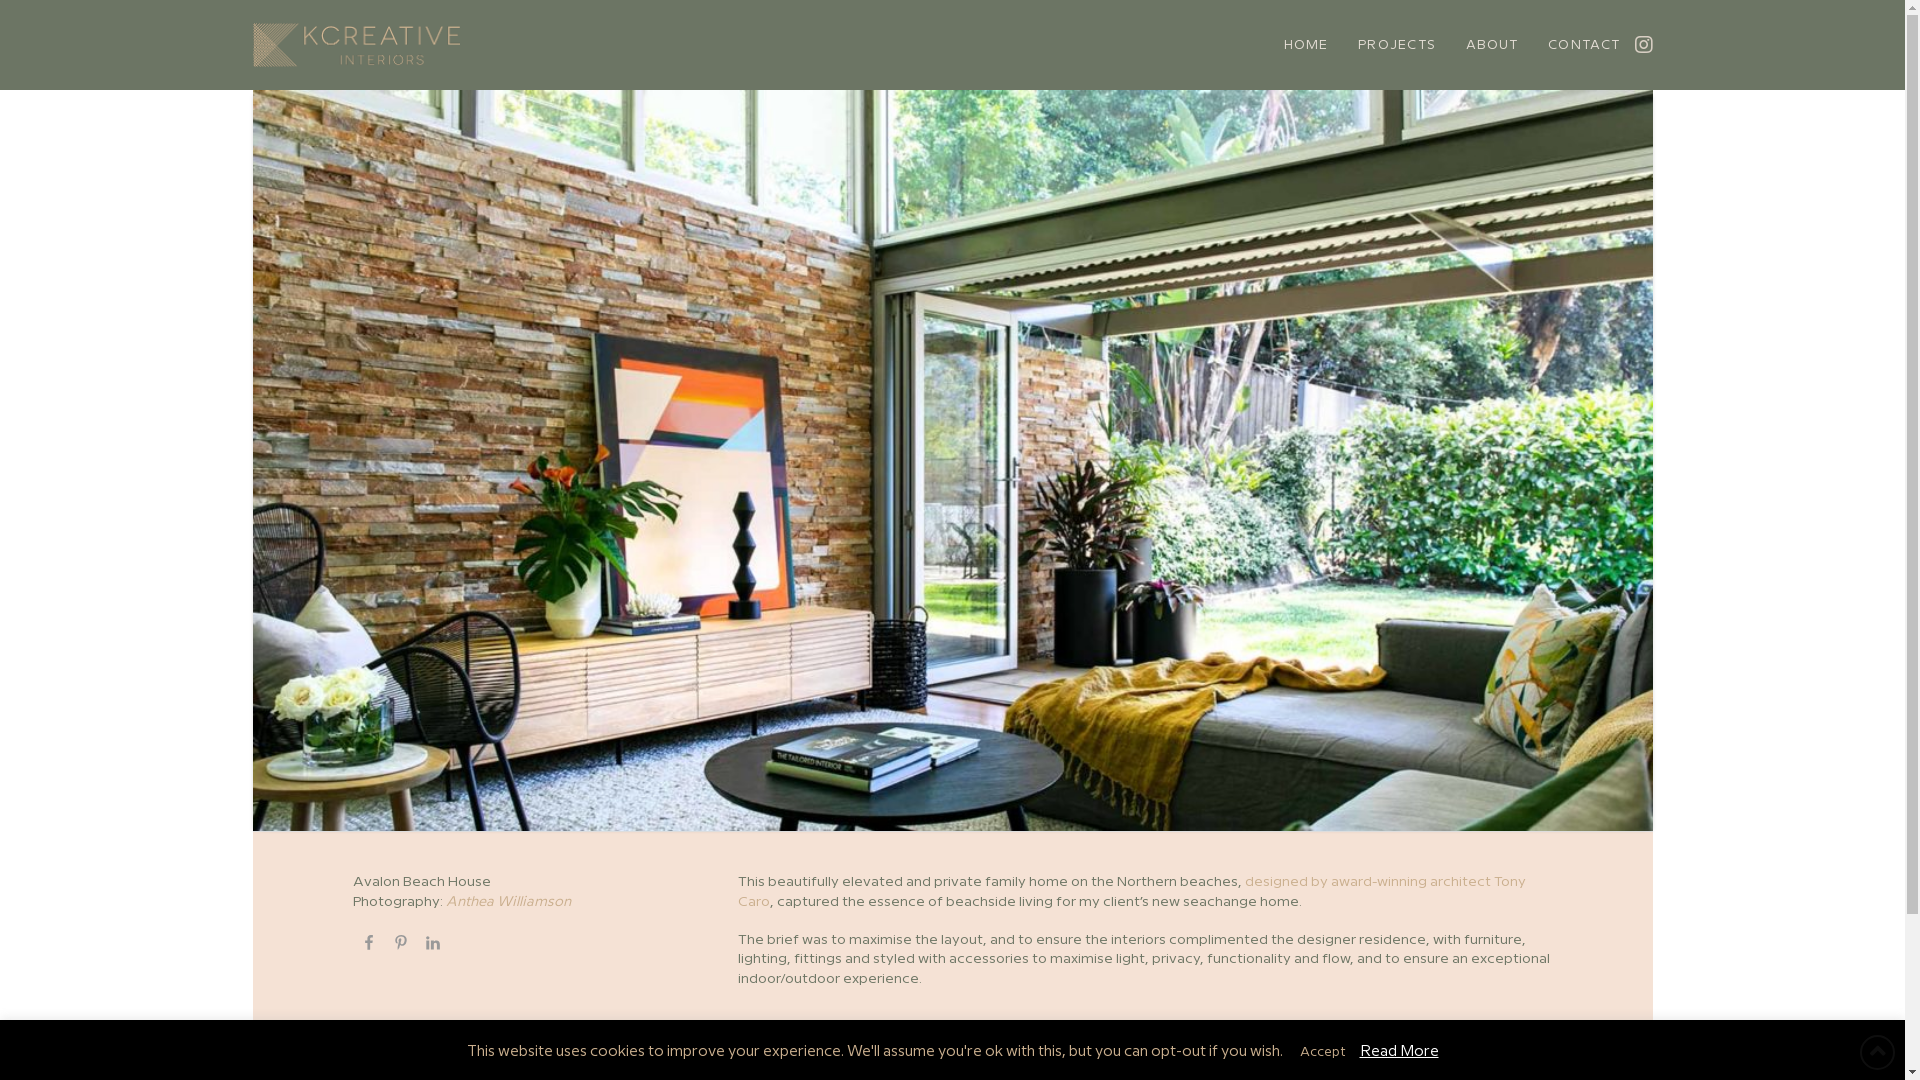  I want to click on 'HOME', so click(1266, 45).